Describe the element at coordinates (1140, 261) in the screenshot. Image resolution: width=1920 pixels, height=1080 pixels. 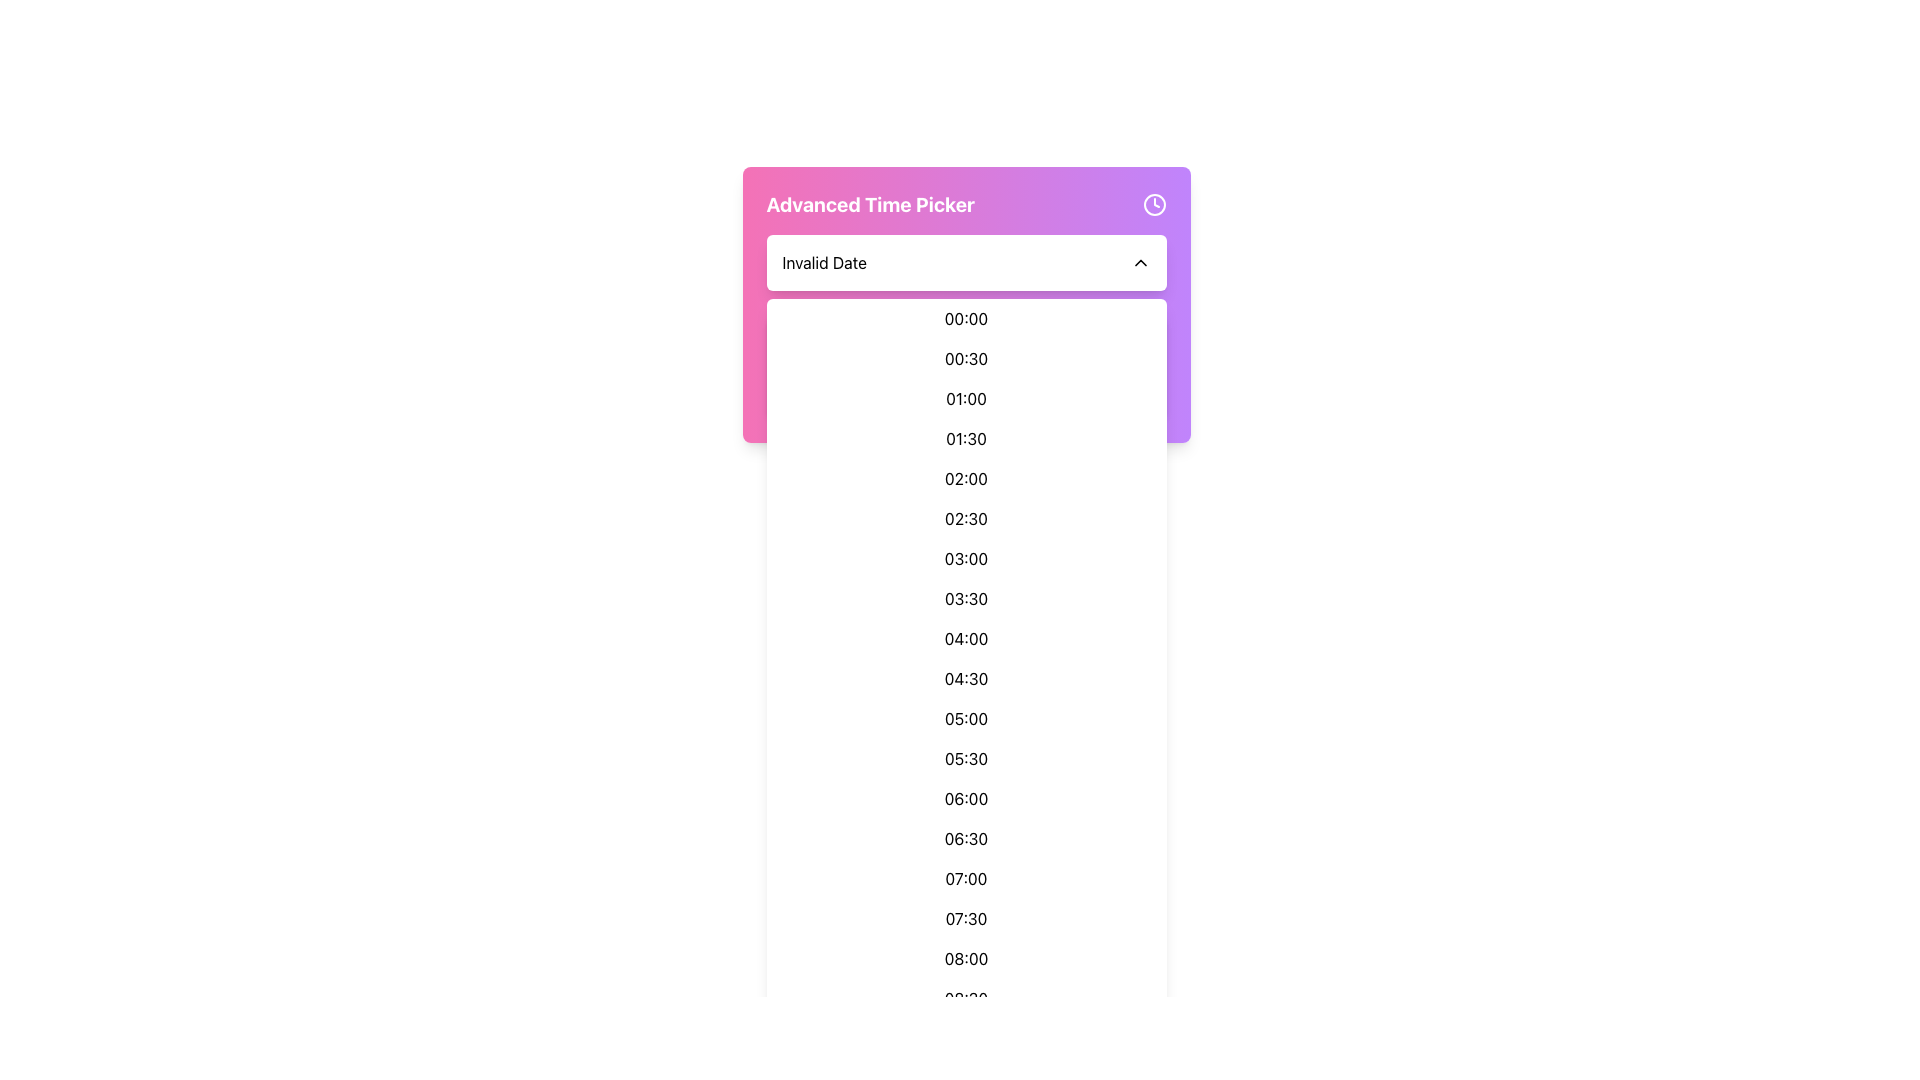
I see `the chevron-up icon button located at the right end of the 'Invalid Date' input field` at that location.